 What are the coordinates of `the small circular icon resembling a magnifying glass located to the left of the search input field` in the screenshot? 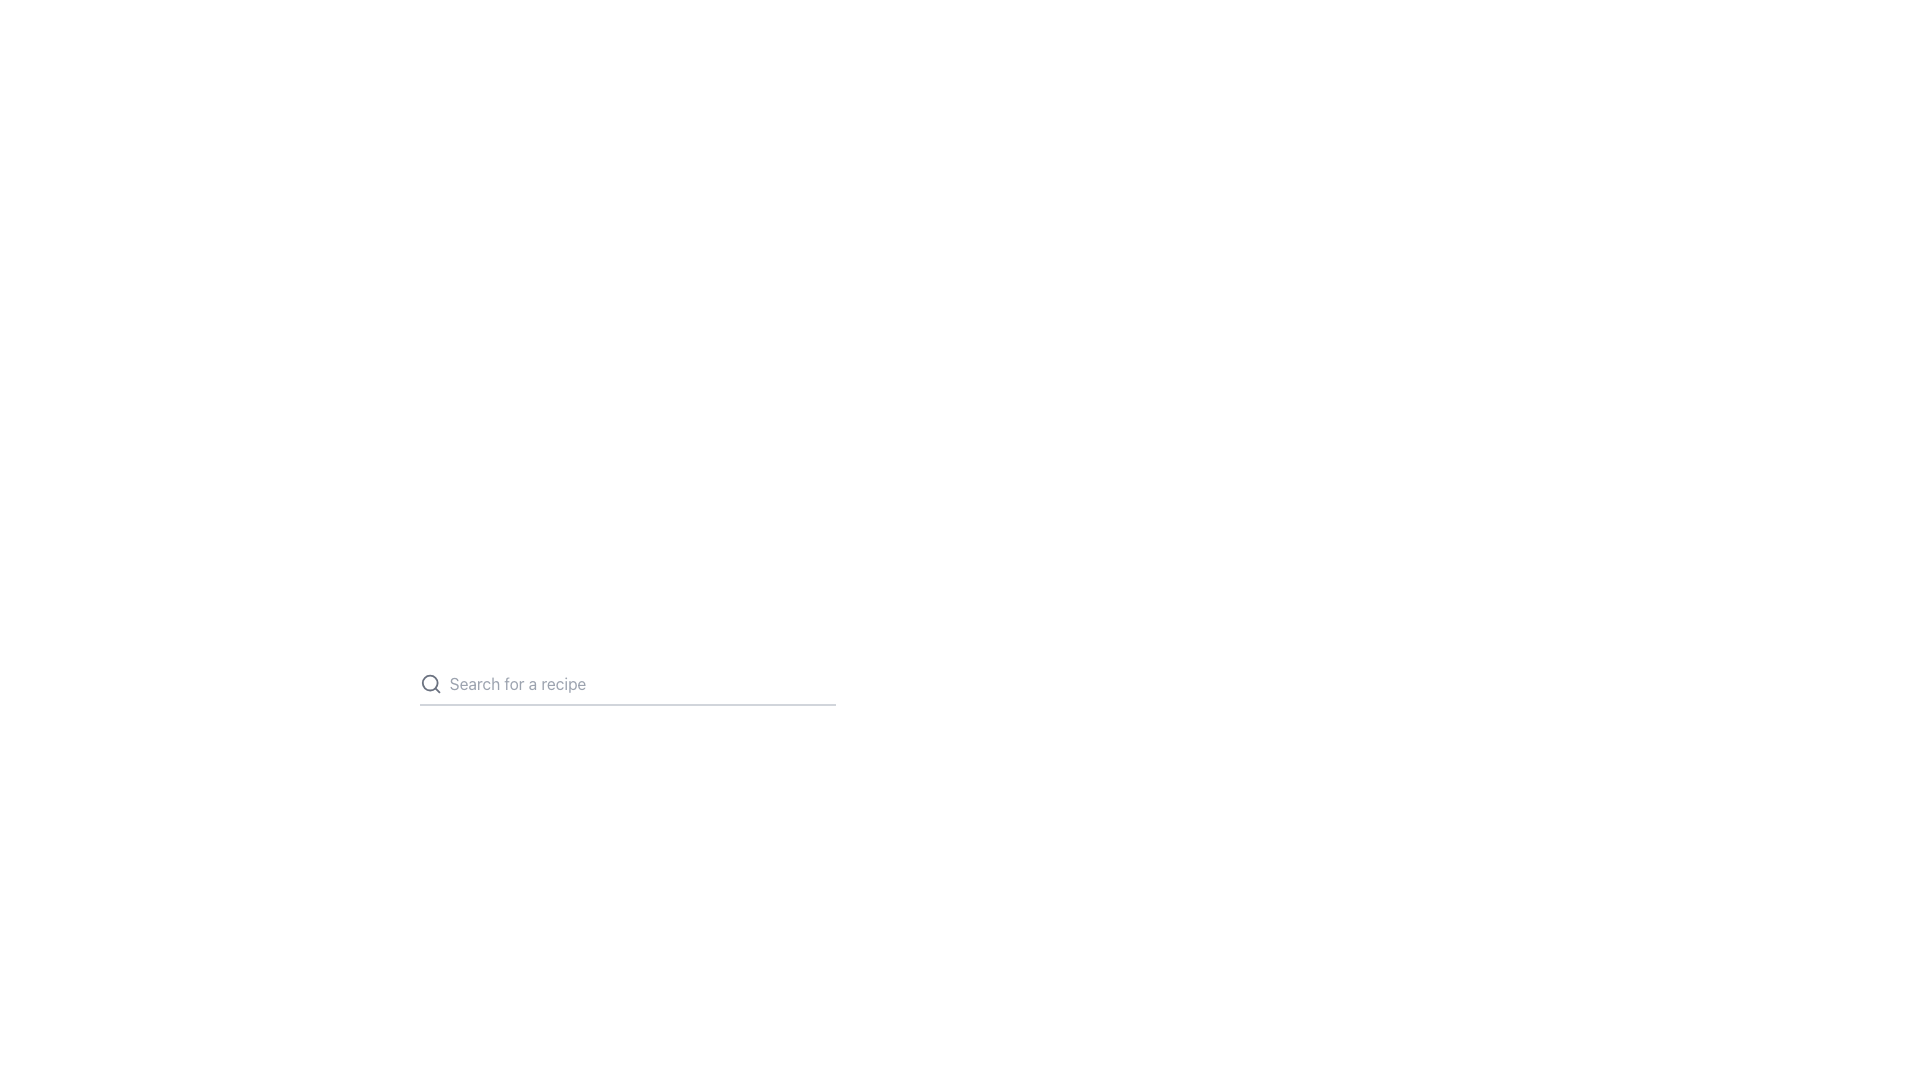 It's located at (428, 682).